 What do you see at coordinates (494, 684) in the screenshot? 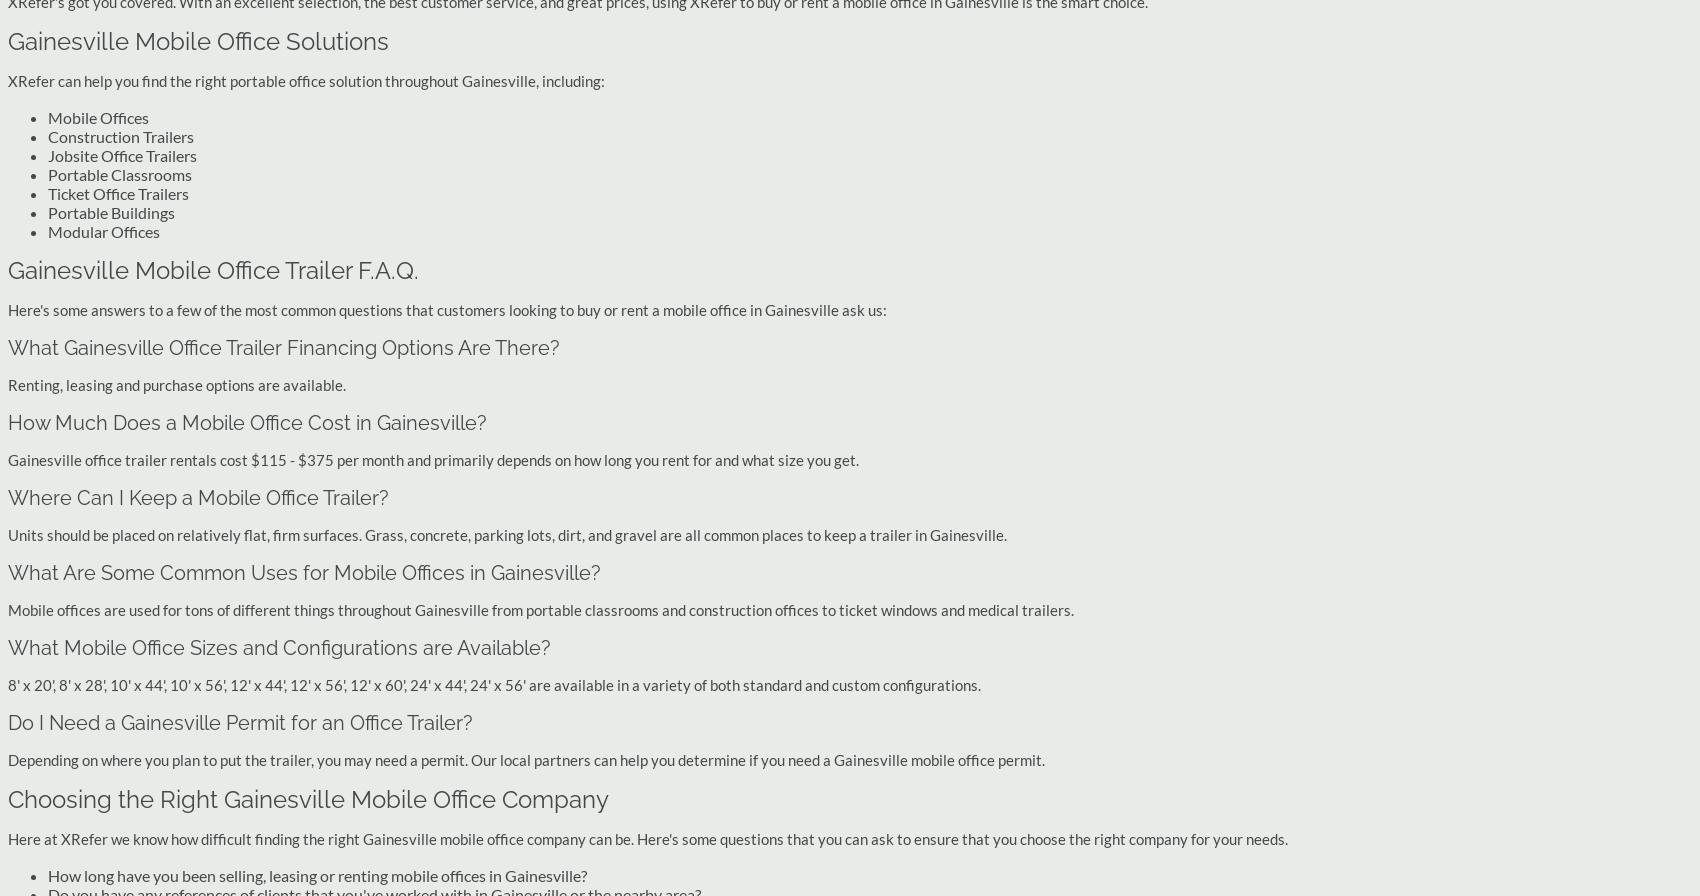
I see `'8' x 20', 8' x 28', 10' x 44', 10' x 56', 12' x 44', 12' x 56', 12' x 60', 24' x 44', 24' x 56' are available in a variety of both standard and custom configurations.'` at bounding box center [494, 684].